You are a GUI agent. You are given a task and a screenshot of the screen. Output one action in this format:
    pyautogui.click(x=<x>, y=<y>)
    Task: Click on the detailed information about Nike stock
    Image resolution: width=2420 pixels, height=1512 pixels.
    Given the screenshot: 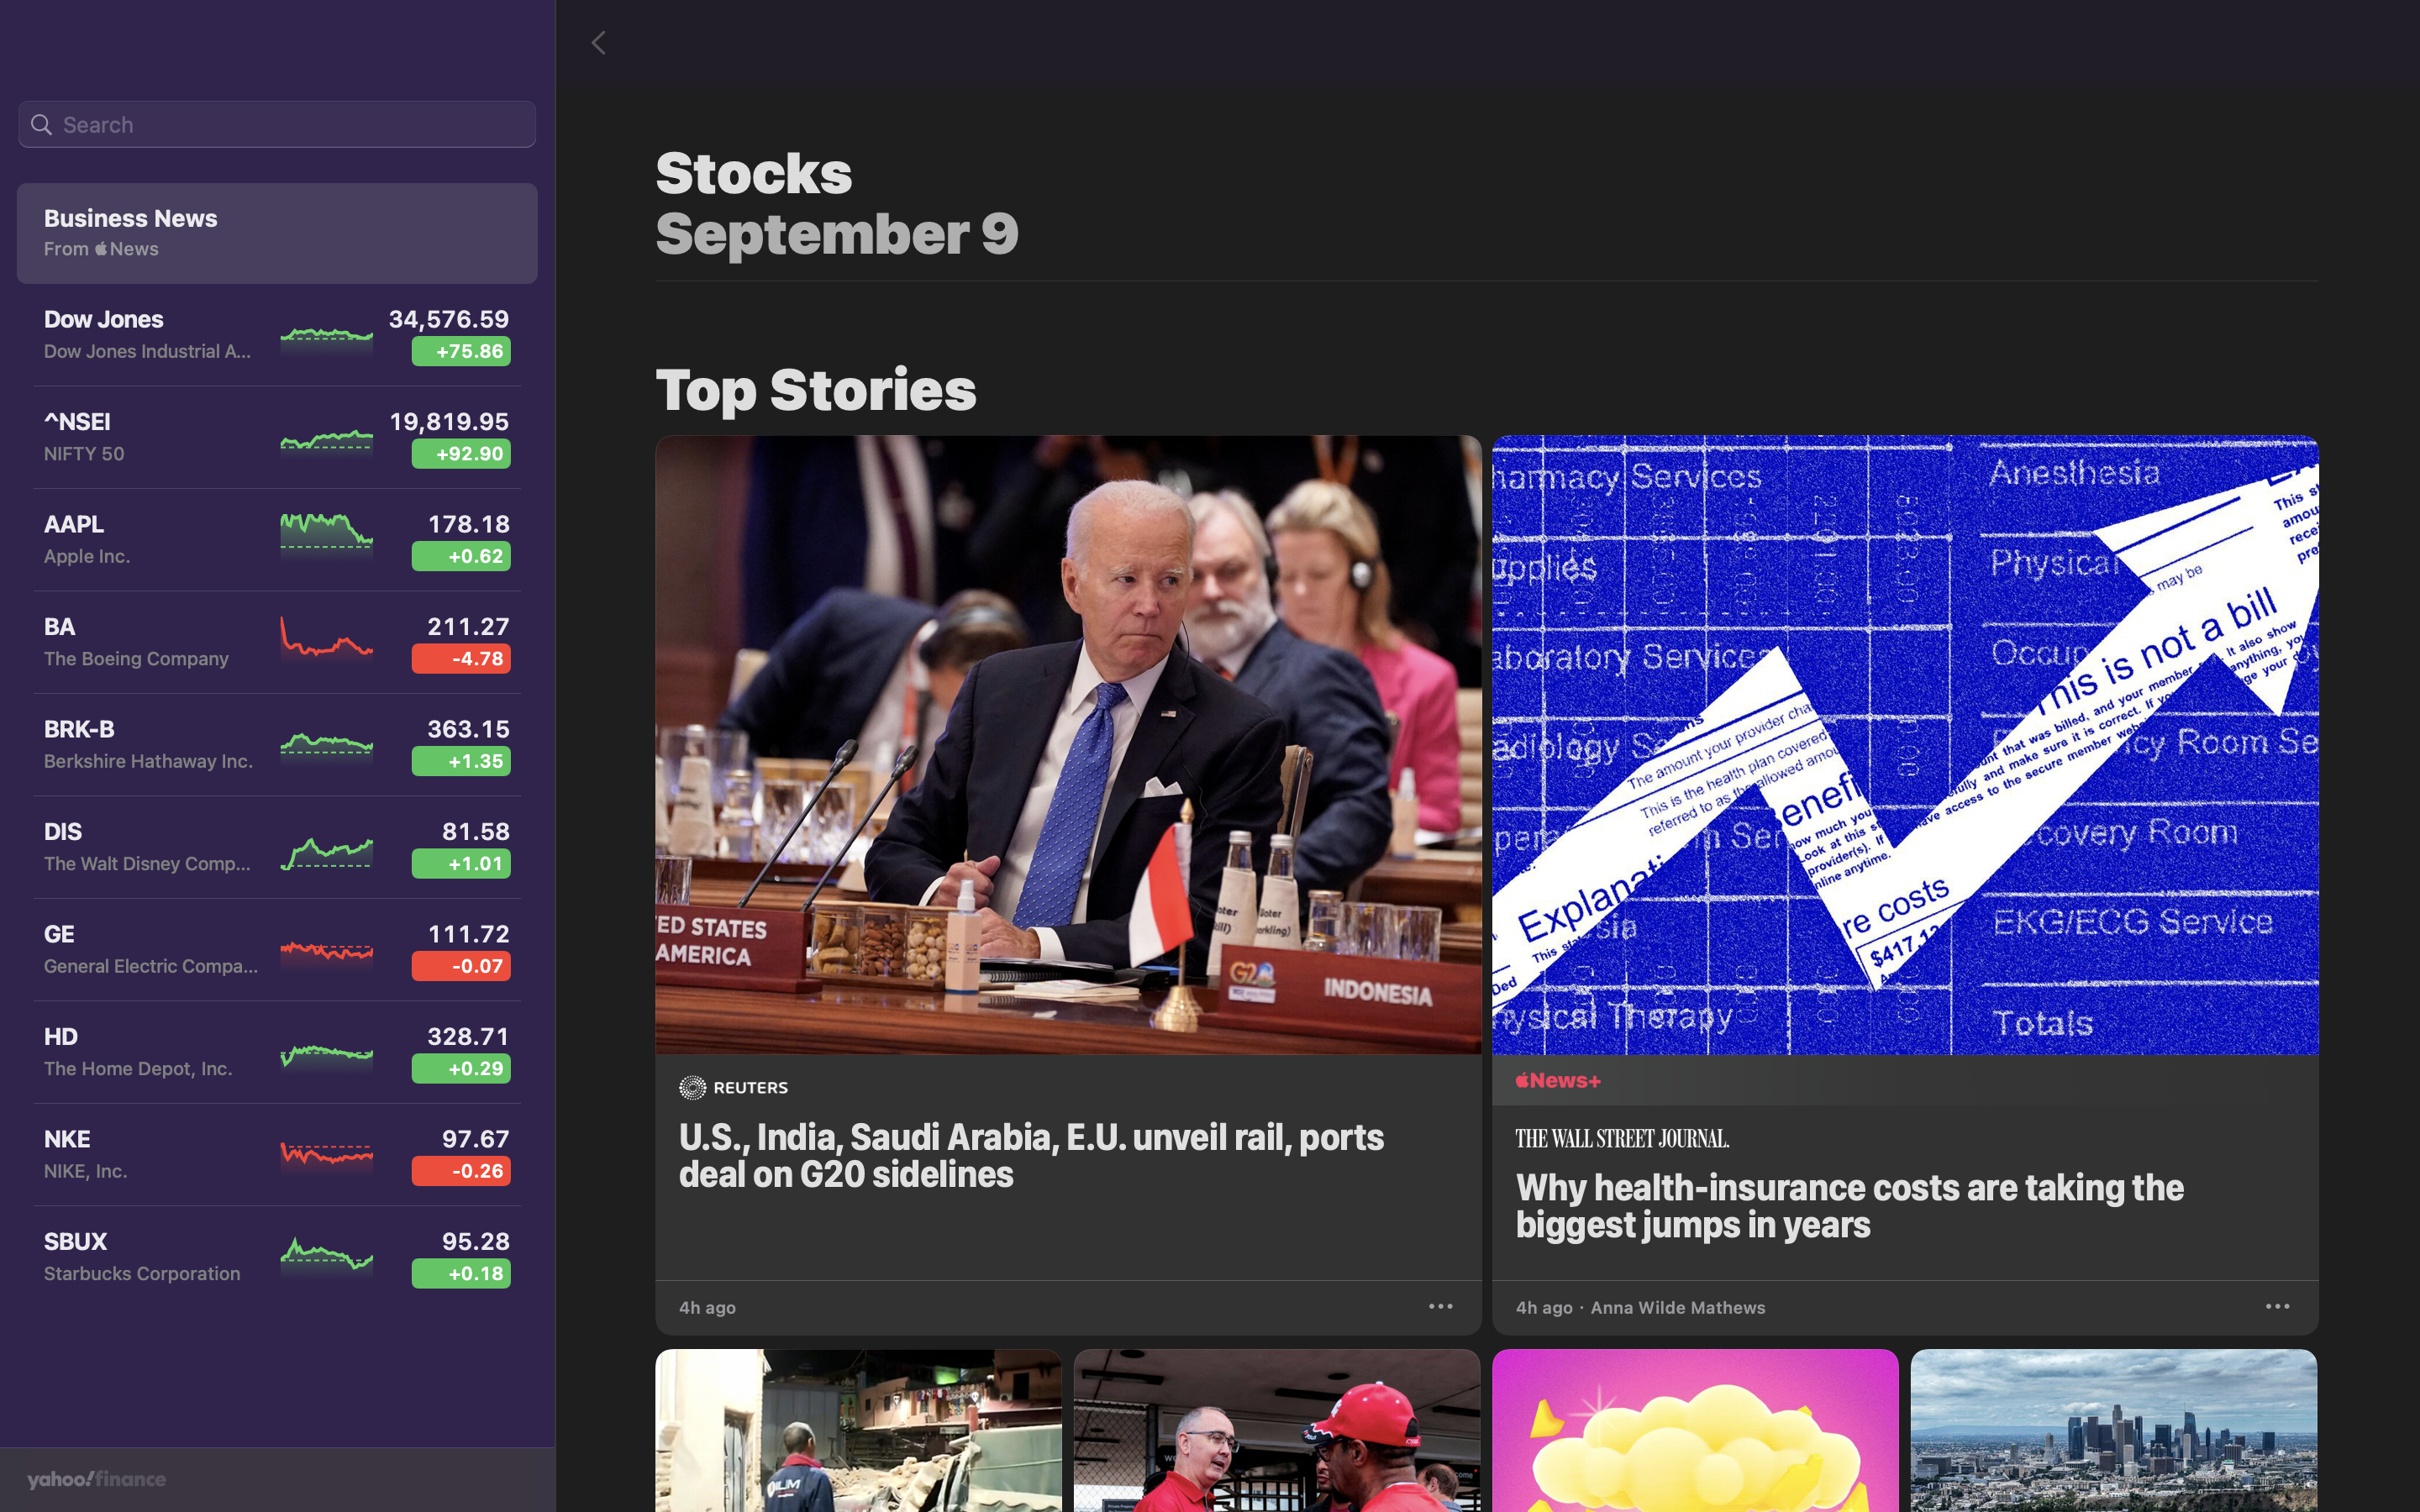 What is the action you would take?
    pyautogui.click(x=276, y=1163)
    